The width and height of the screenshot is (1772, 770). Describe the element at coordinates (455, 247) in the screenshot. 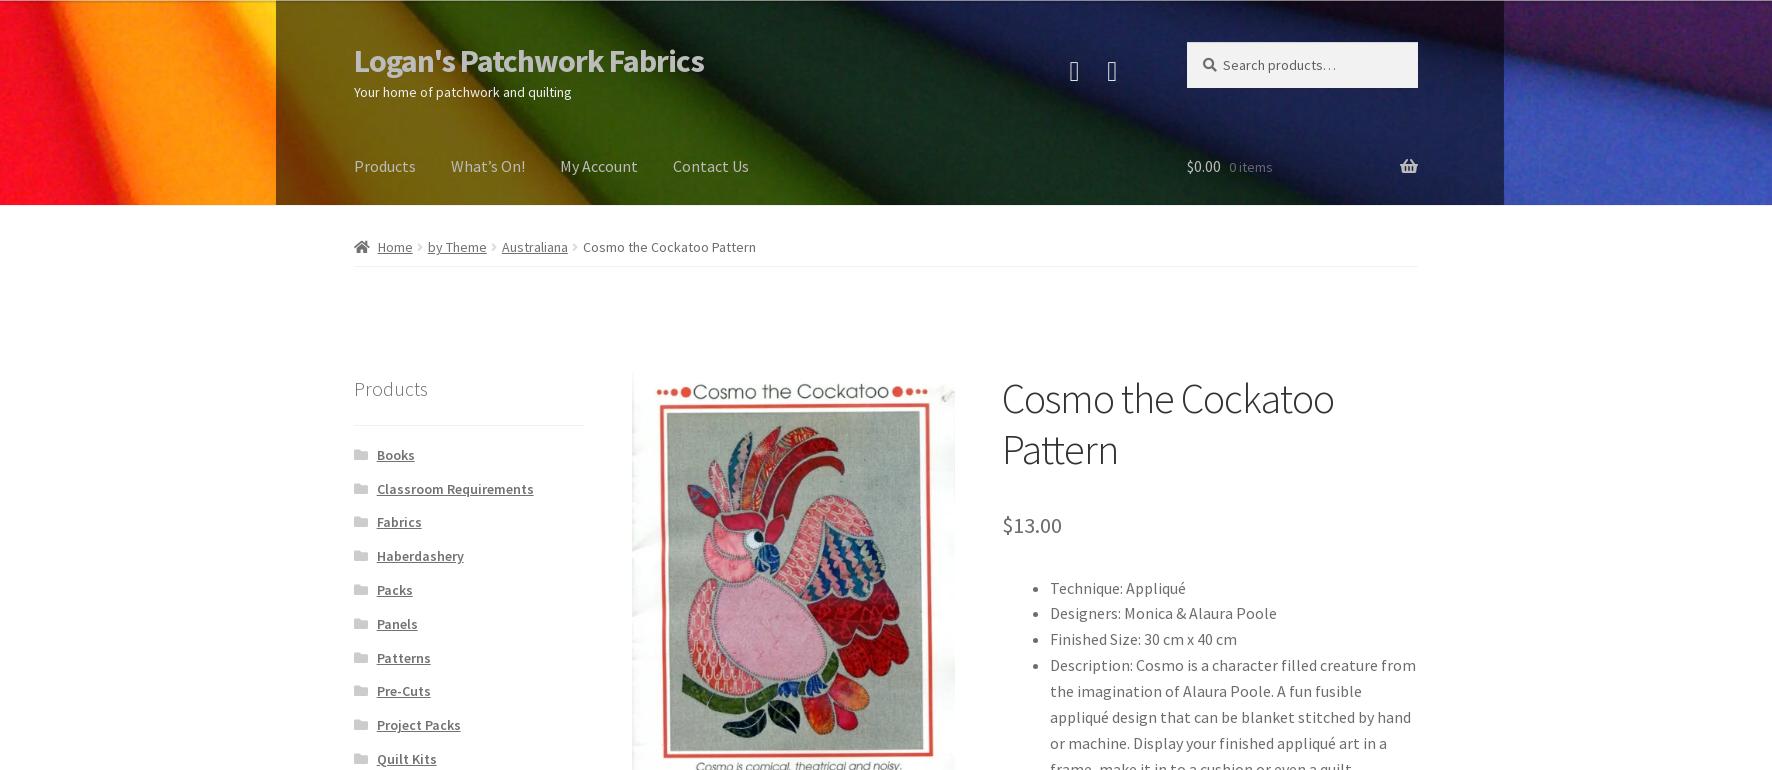

I see `'by Theme'` at that location.